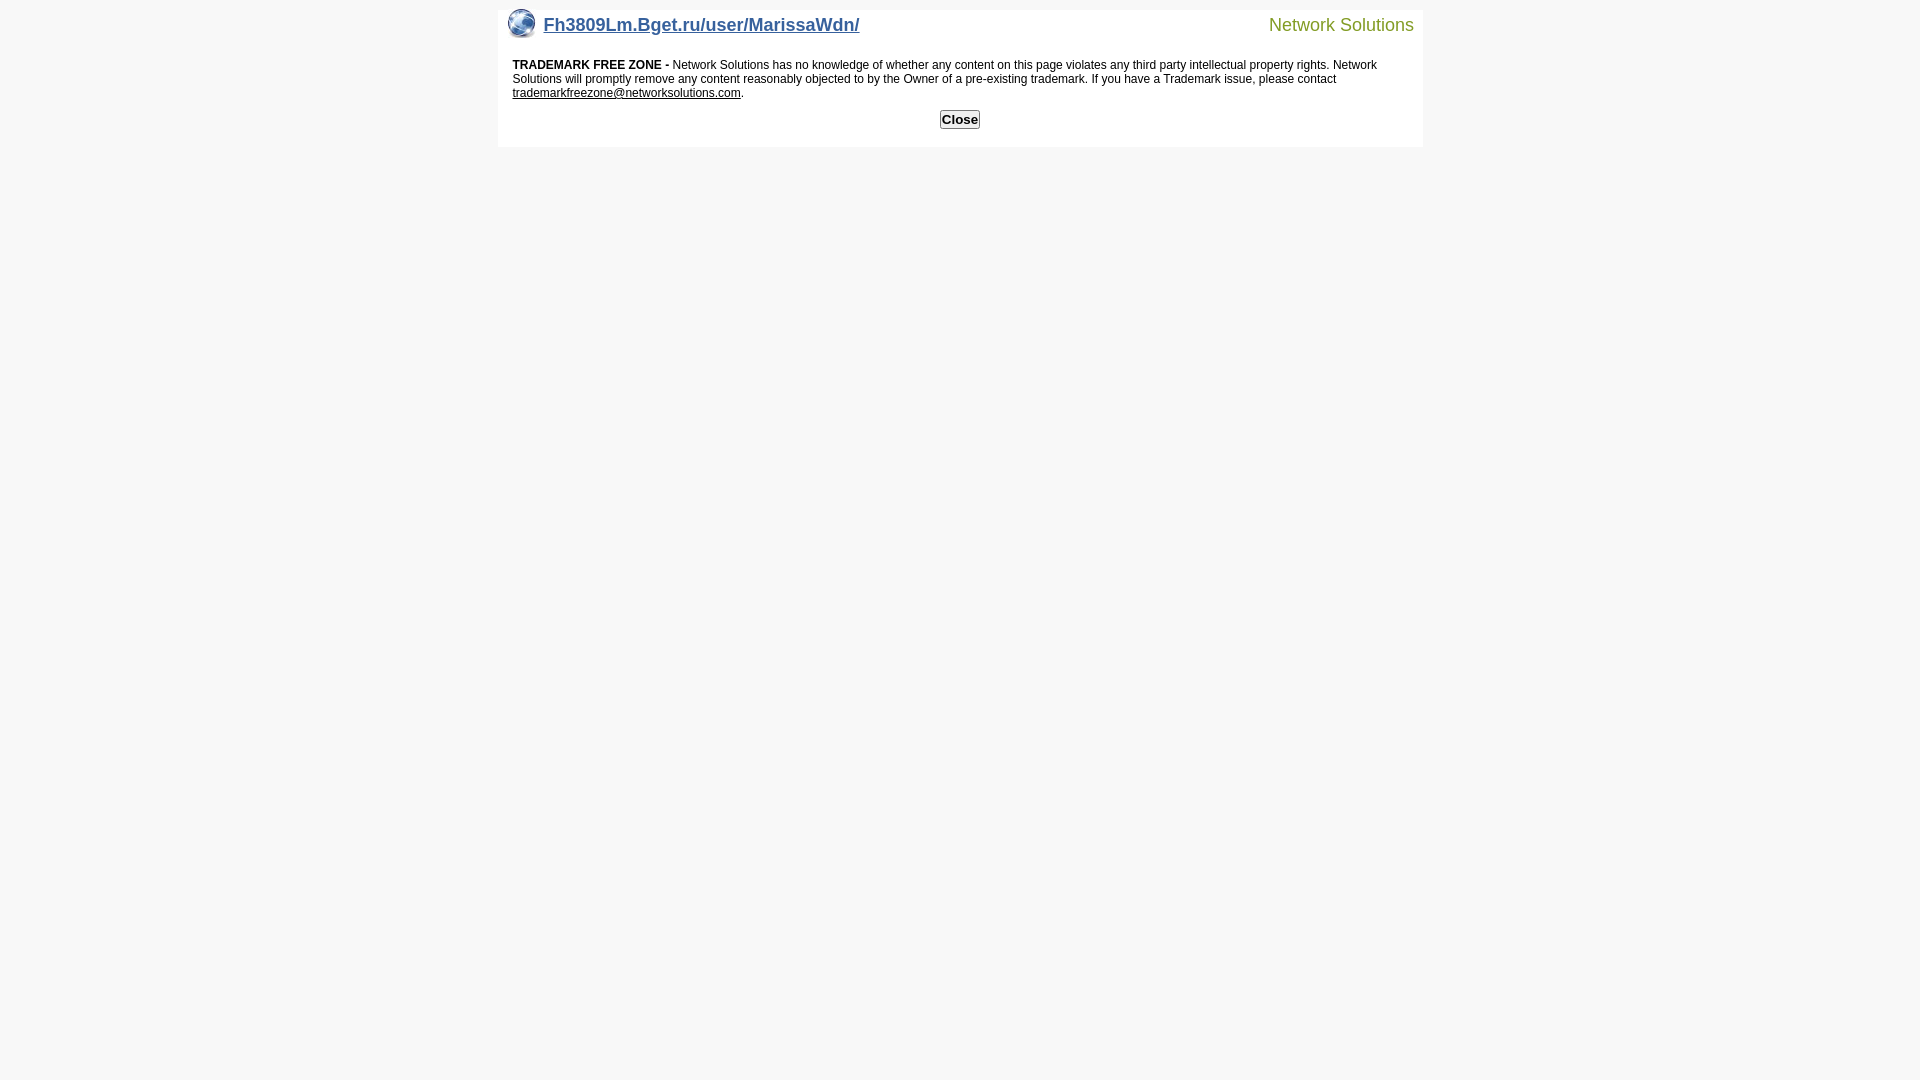  What do you see at coordinates (1329, 23) in the screenshot?
I see `'Network Solutions'` at bounding box center [1329, 23].